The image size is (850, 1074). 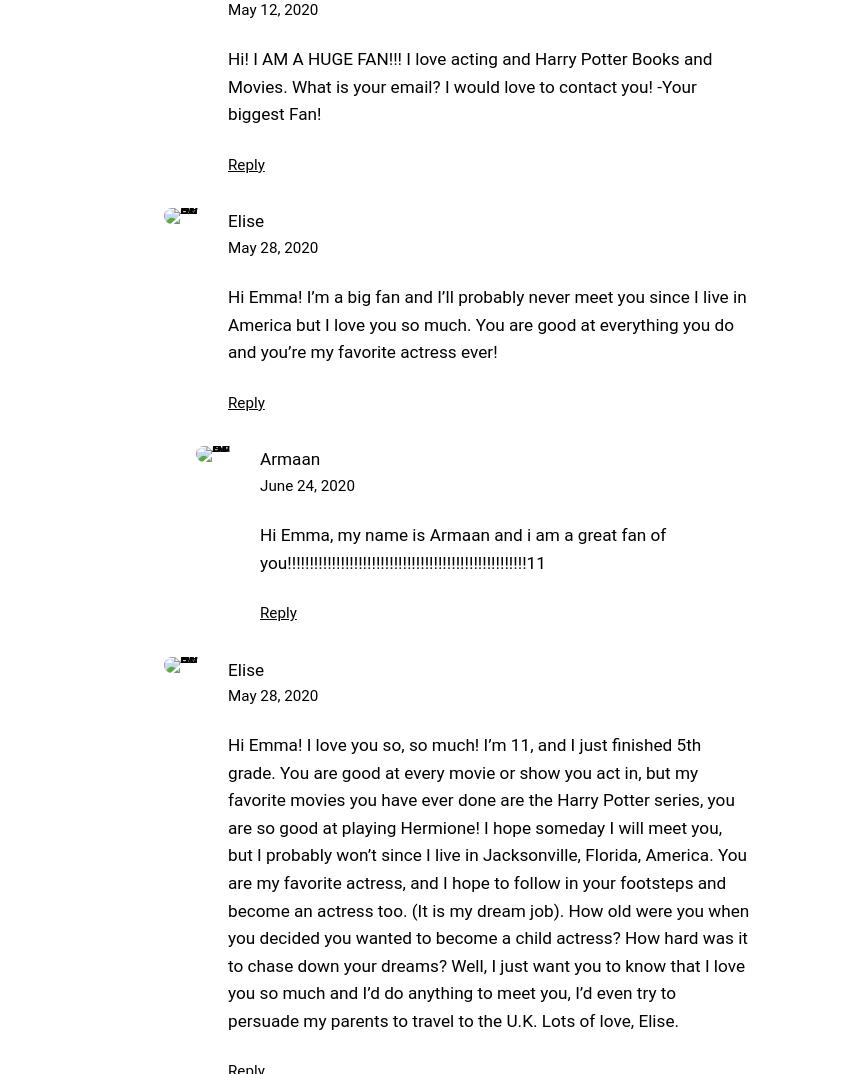 I want to click on 'June 24, 2020', so click(x=259, y=485).